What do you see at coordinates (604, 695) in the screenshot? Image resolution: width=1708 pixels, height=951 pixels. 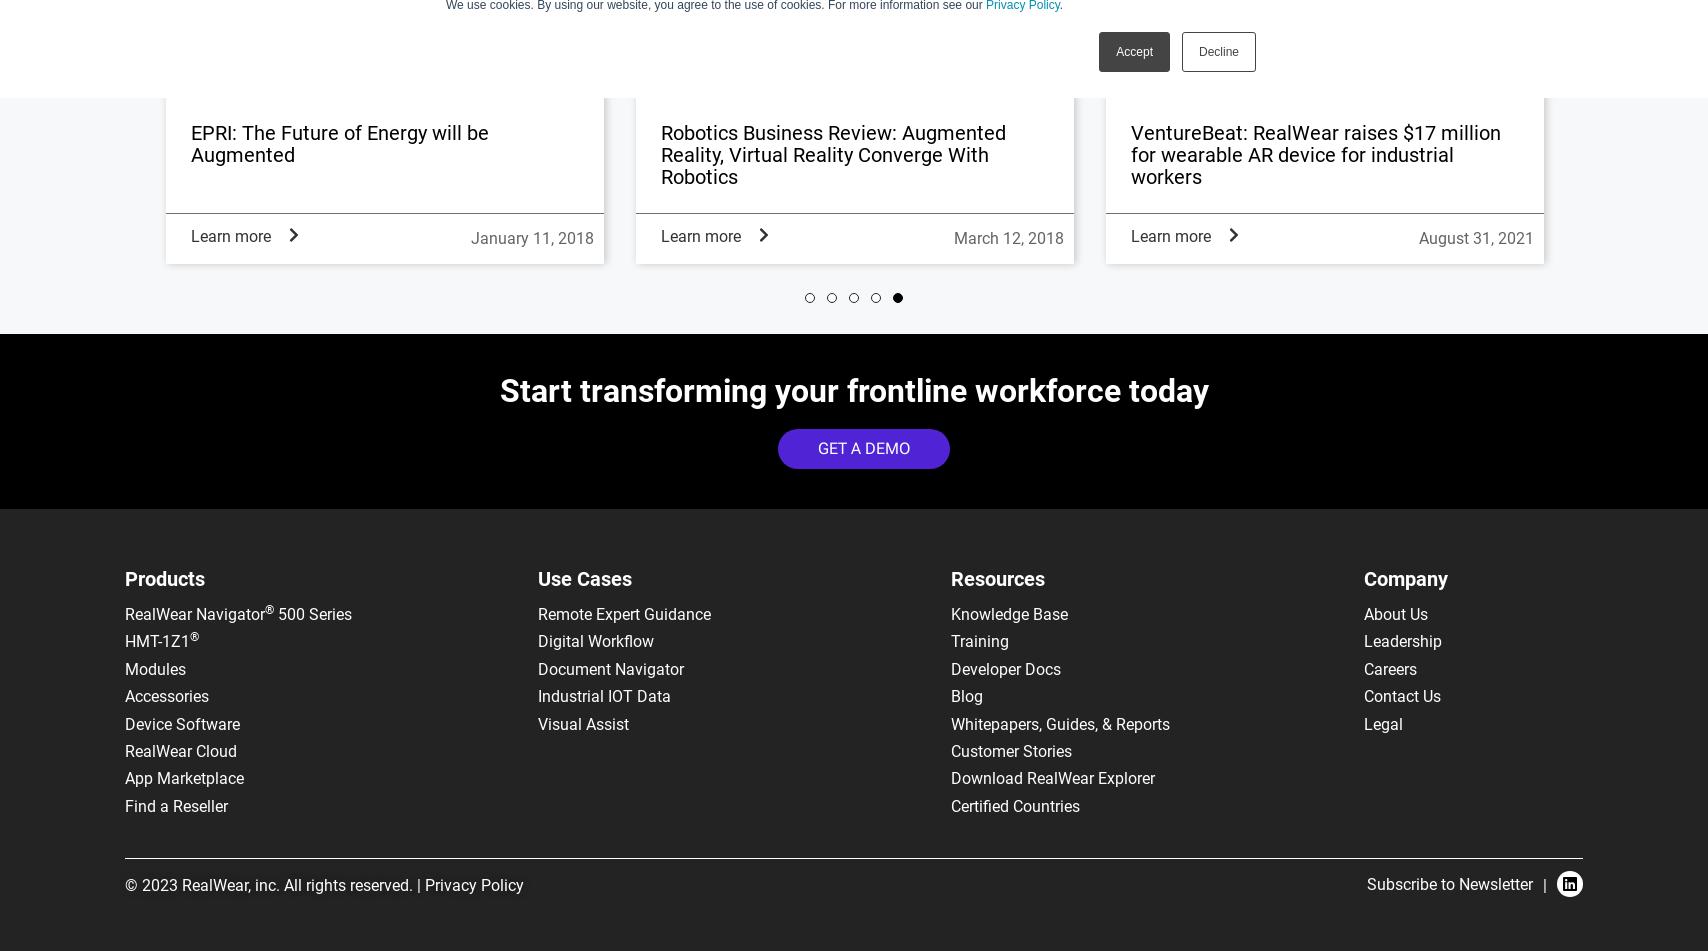 I see `'Industrial IOT Data'` at bounding box center [604, 695].